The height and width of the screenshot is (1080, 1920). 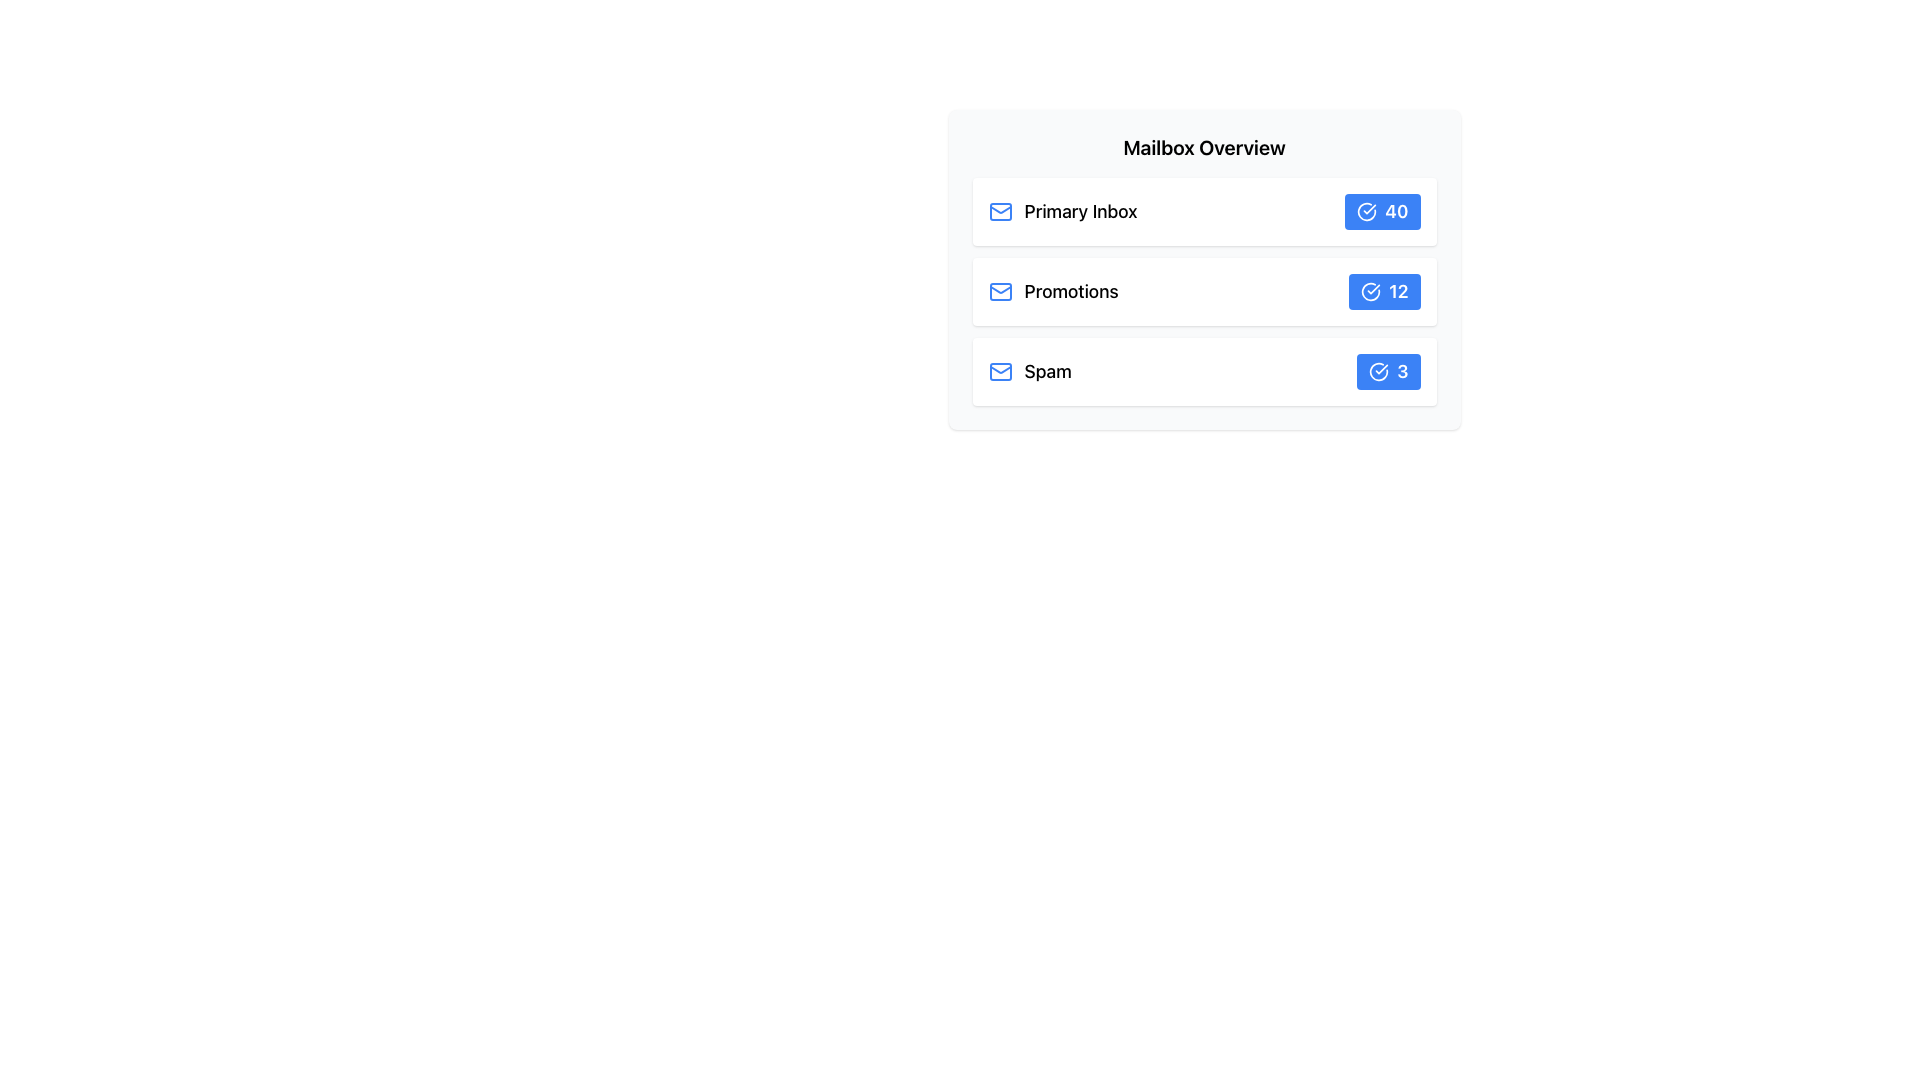 What do you see at coordinates (1395, 212) in the screenshot?
I see `the large, bold text label displaying the number '40', which is styled in white on a blue semi-rounded rectangular background, located in the top-right corner of the 'Primary Inbox' row in the 'Mailbox Overview' section` at bounding box center [1395, 212].